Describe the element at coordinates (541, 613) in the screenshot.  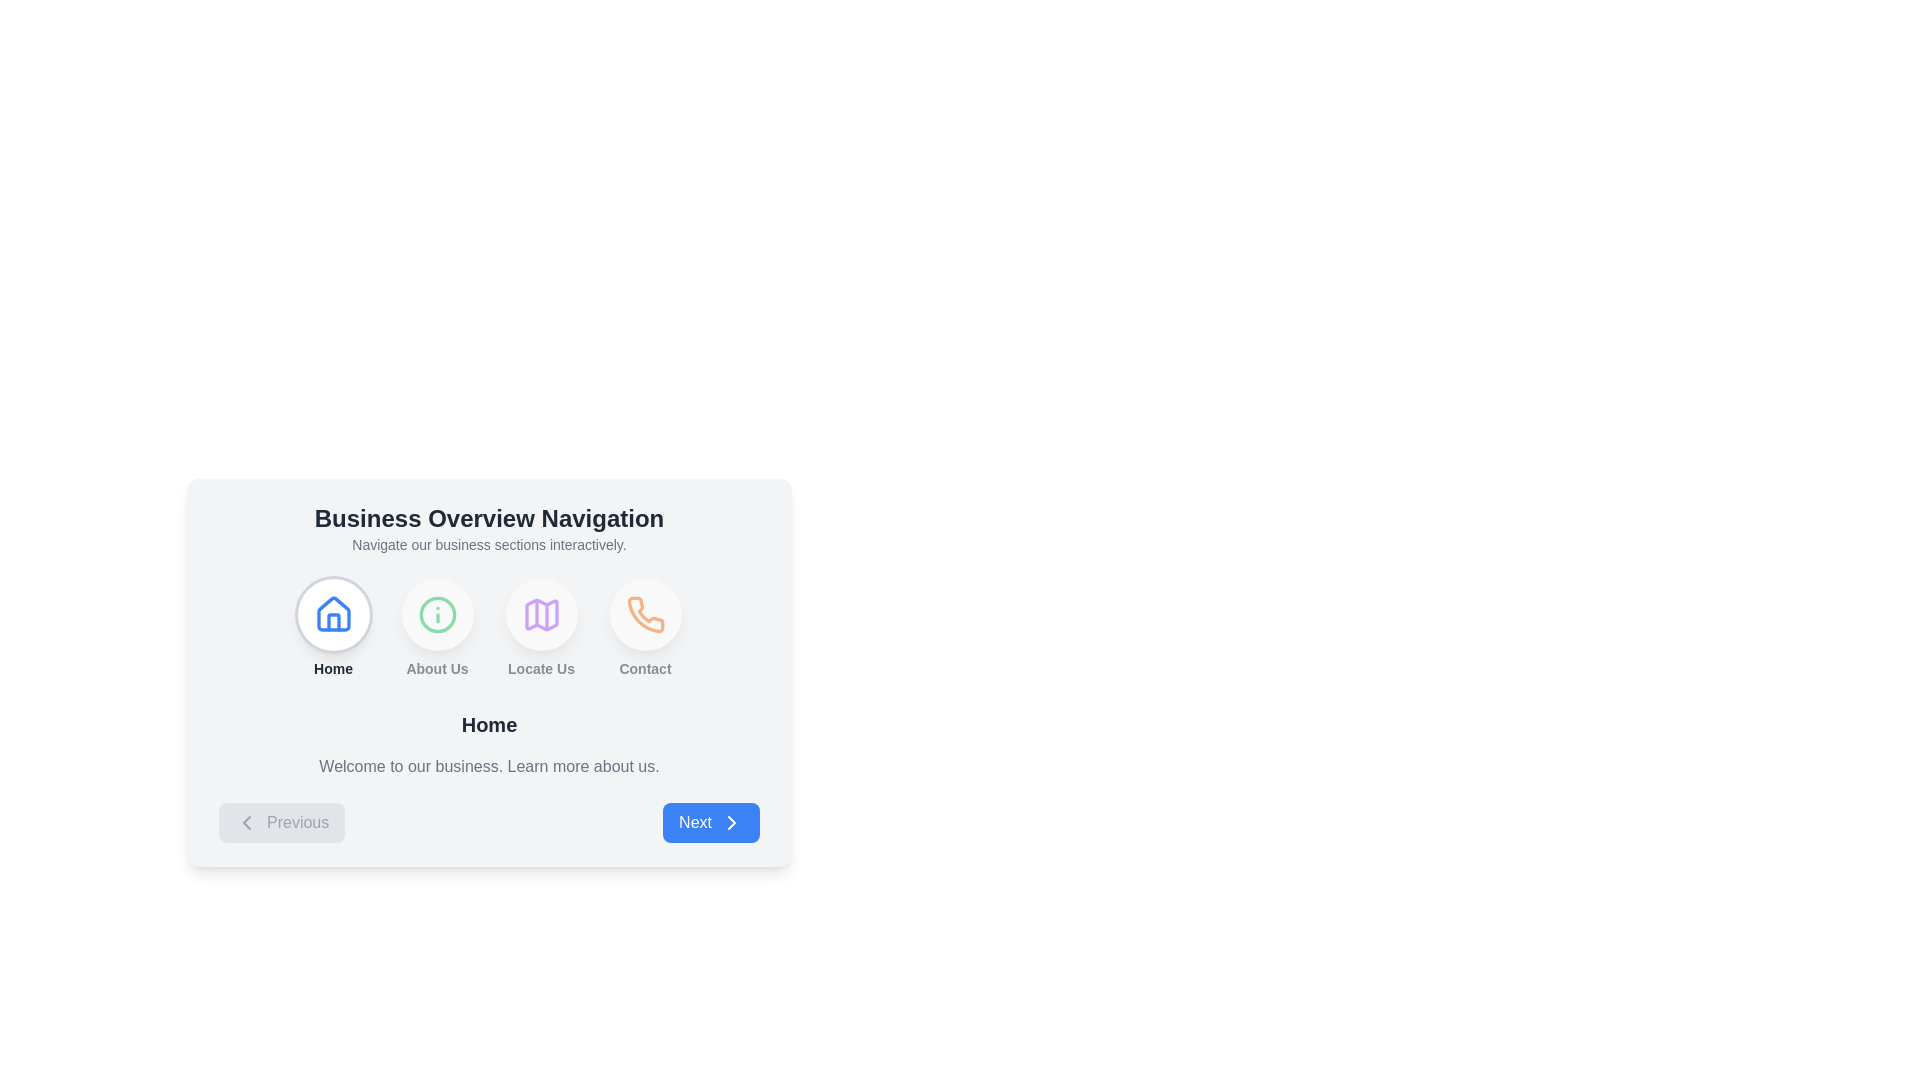
I see `the purple polygonal SVG icon that resembles a map, which is part of the 'Locate Us' circular button located third from the left in a row of four buttons at the bottom center of the interface` at that location.